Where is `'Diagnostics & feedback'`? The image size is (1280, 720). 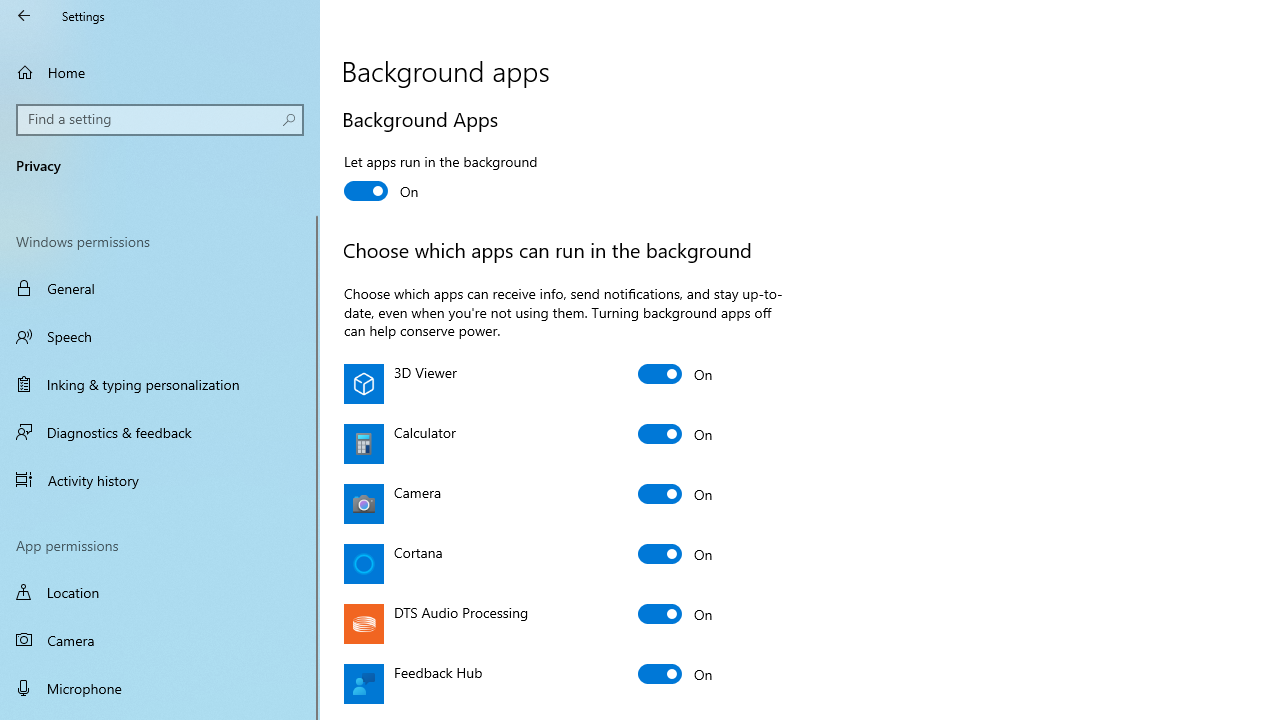
'Diagnostics & feedback' is located at coordinates (160, 431).